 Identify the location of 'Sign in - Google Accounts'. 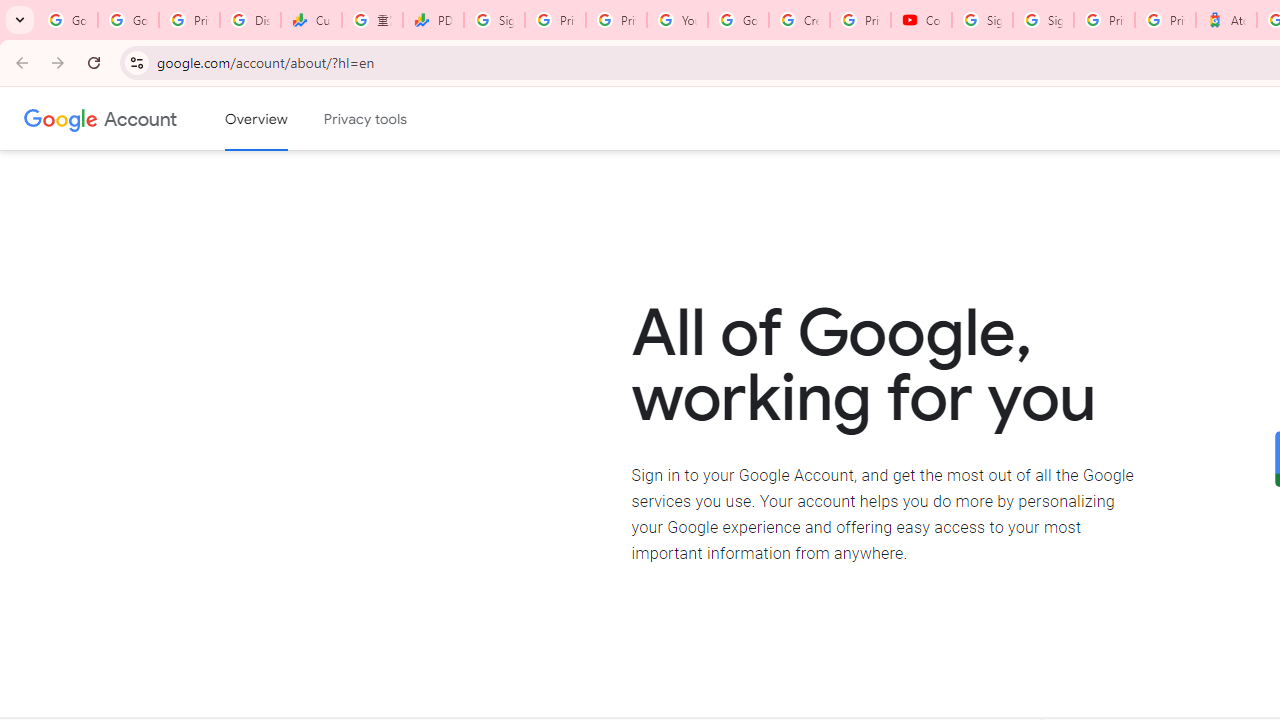
(1042, 20).